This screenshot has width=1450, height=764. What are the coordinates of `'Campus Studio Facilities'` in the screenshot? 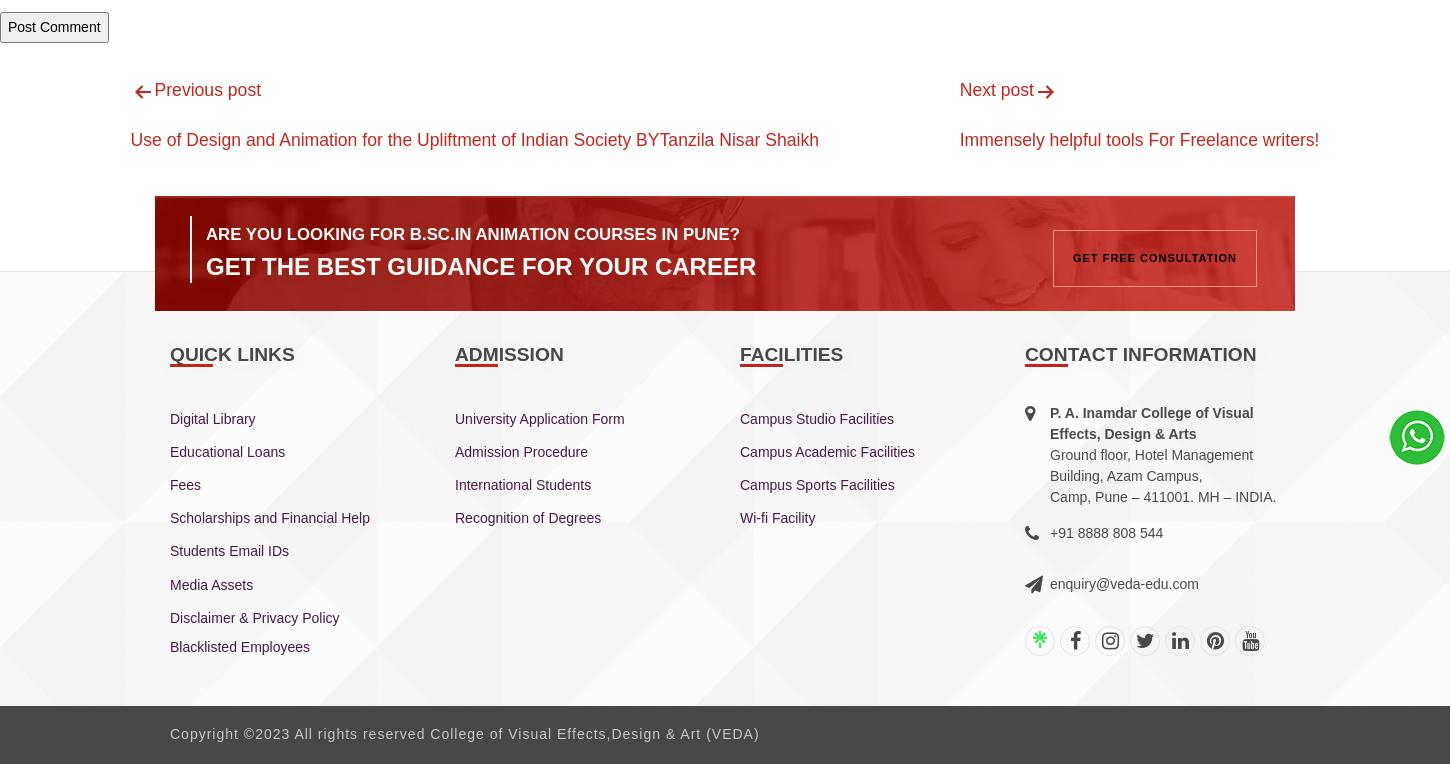 It's located at (816, 416).